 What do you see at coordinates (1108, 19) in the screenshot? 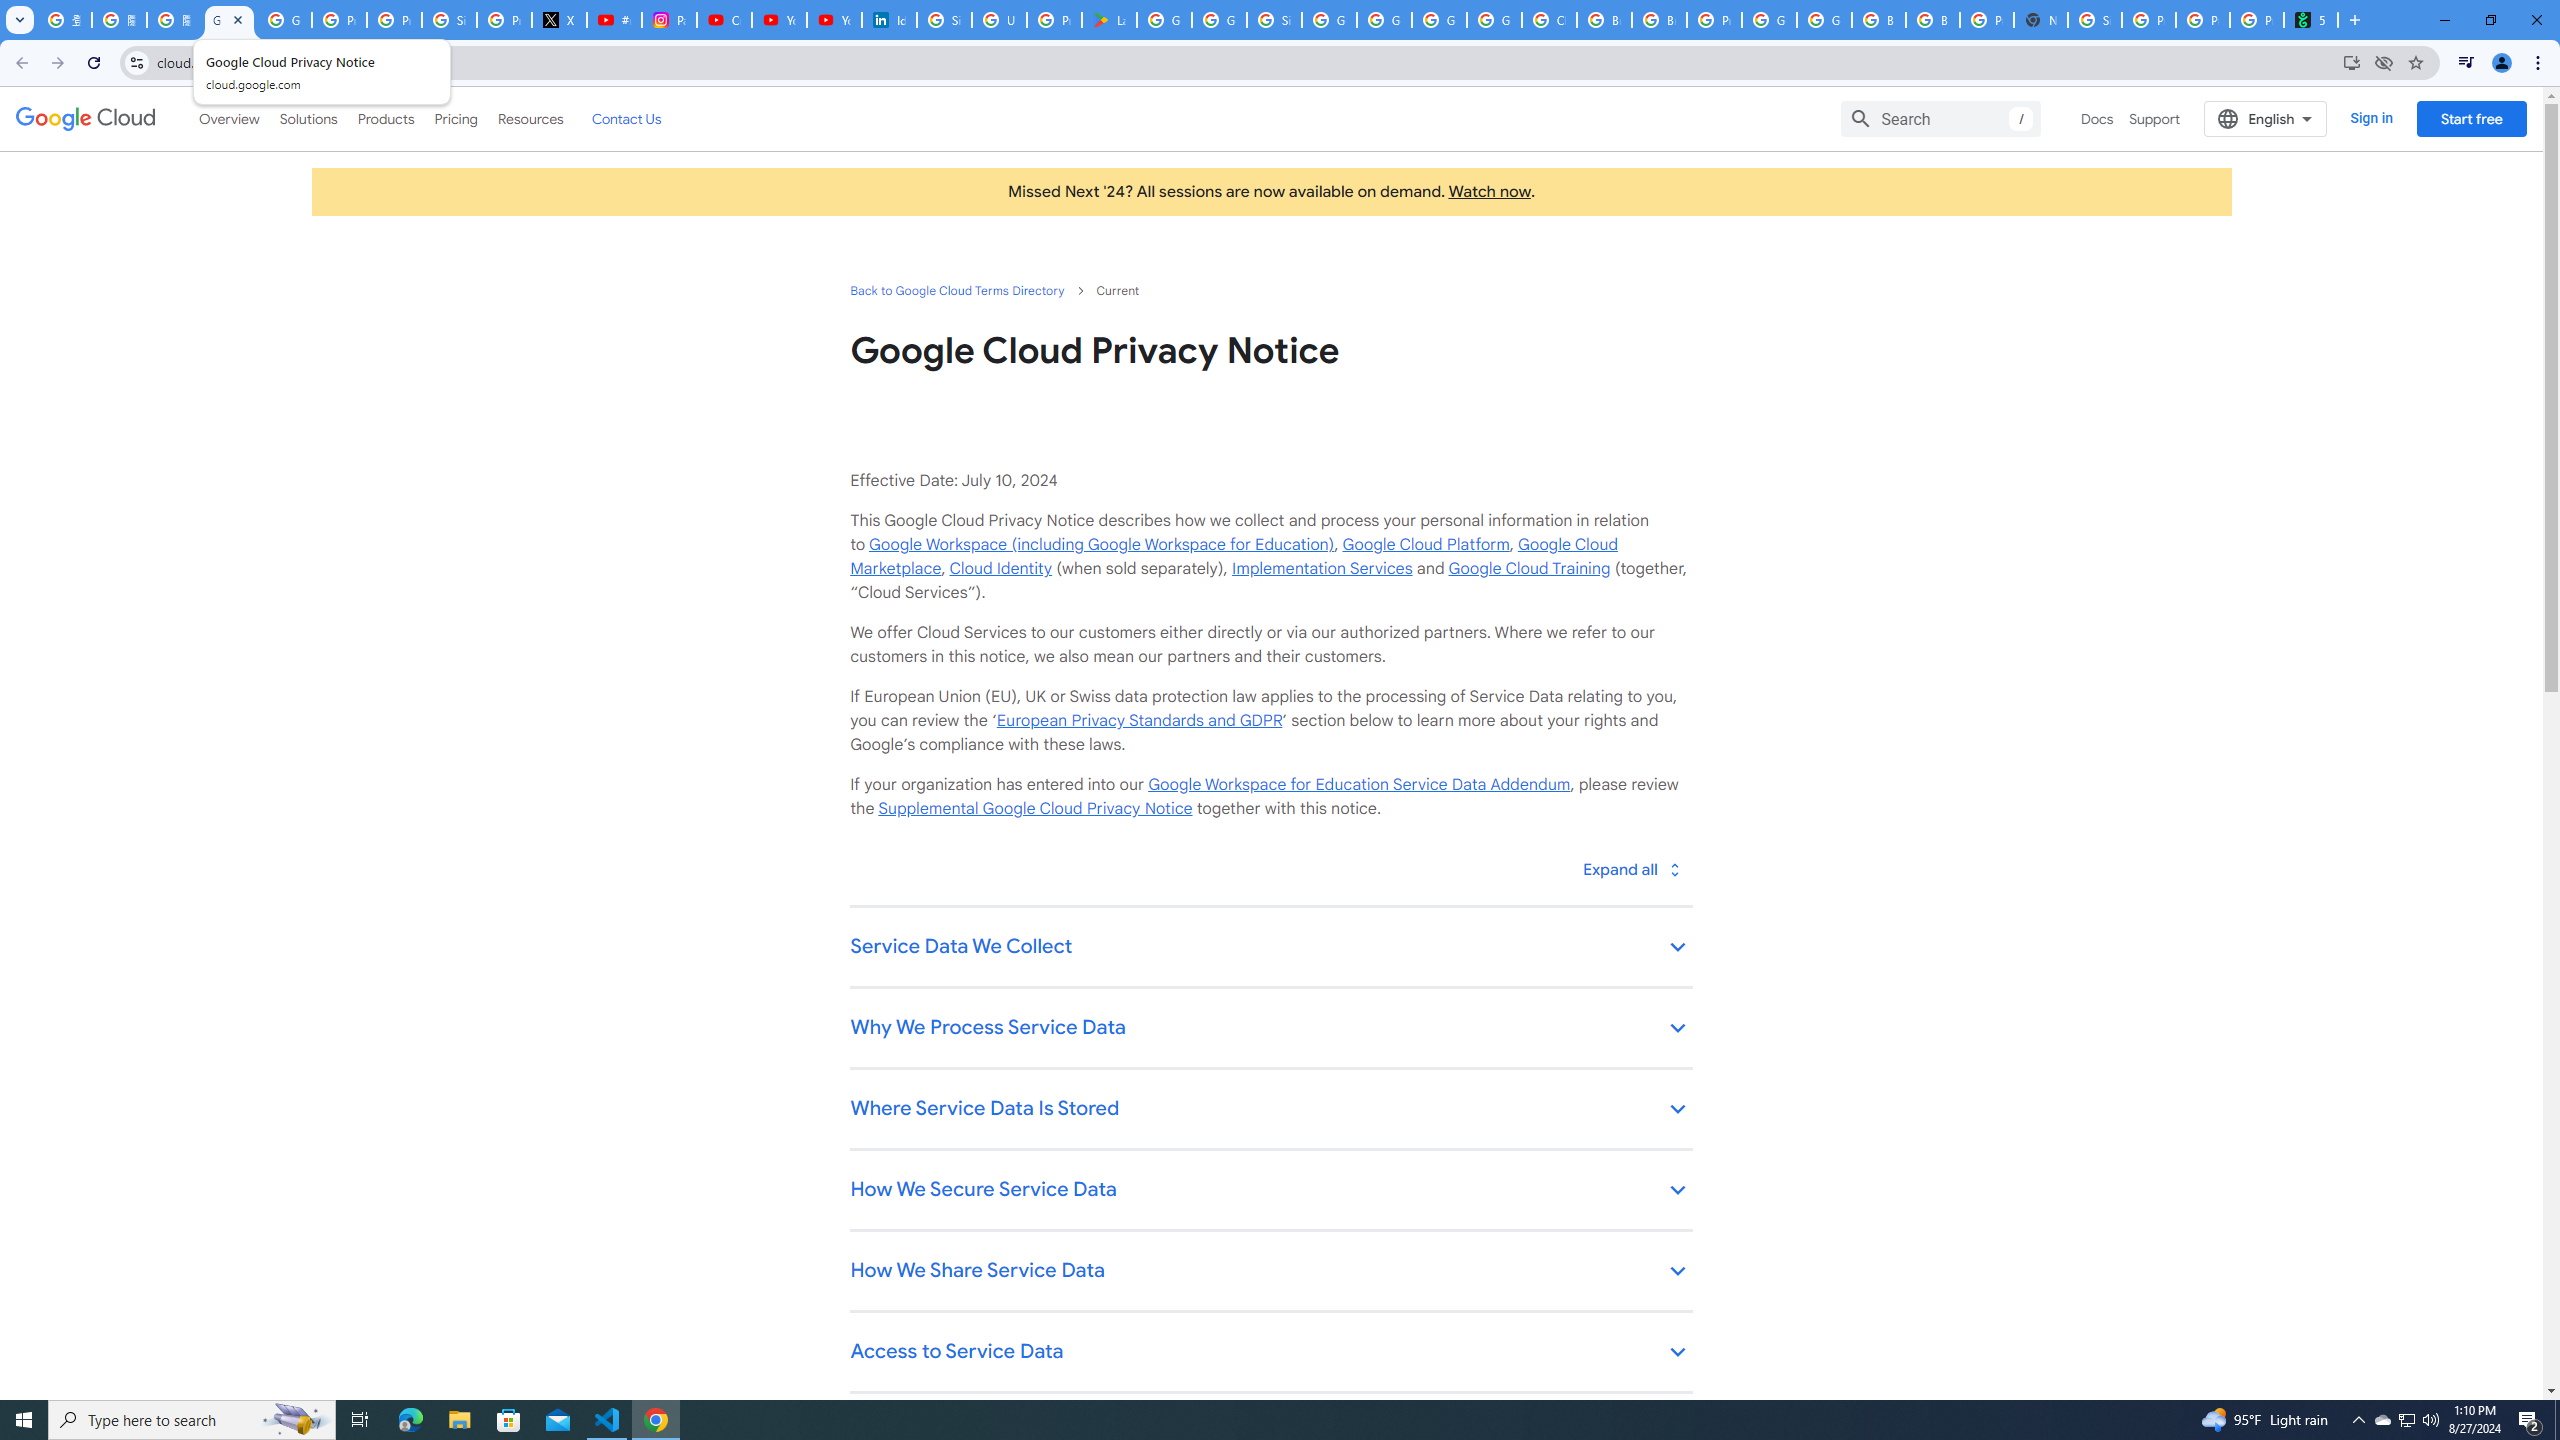
I see `'Last Shelter: Survival - Apps on Google Play'` at bounding box center [1108, 19].